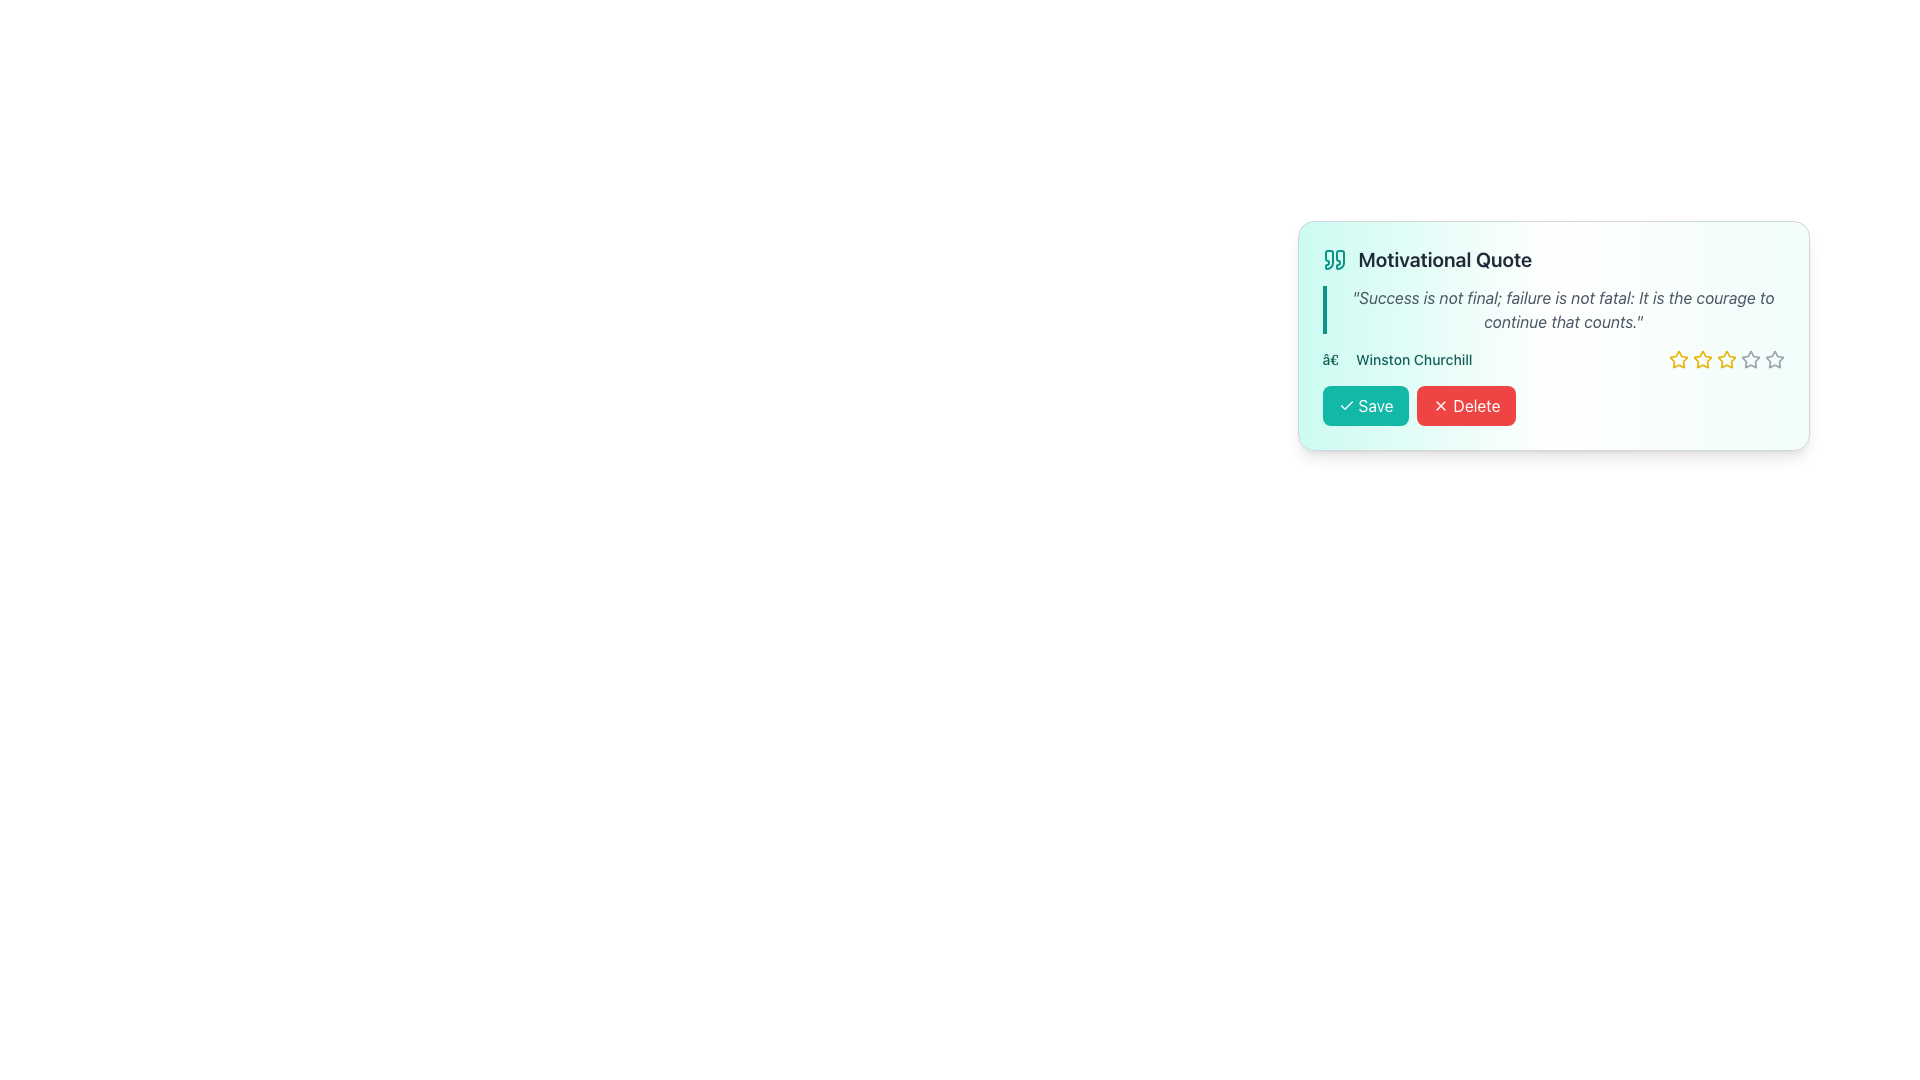  I want to click on the second star-shaped interactive icon used for rating, which allows users to indicate a two-star selection in the rating system, so click(1678, 358).